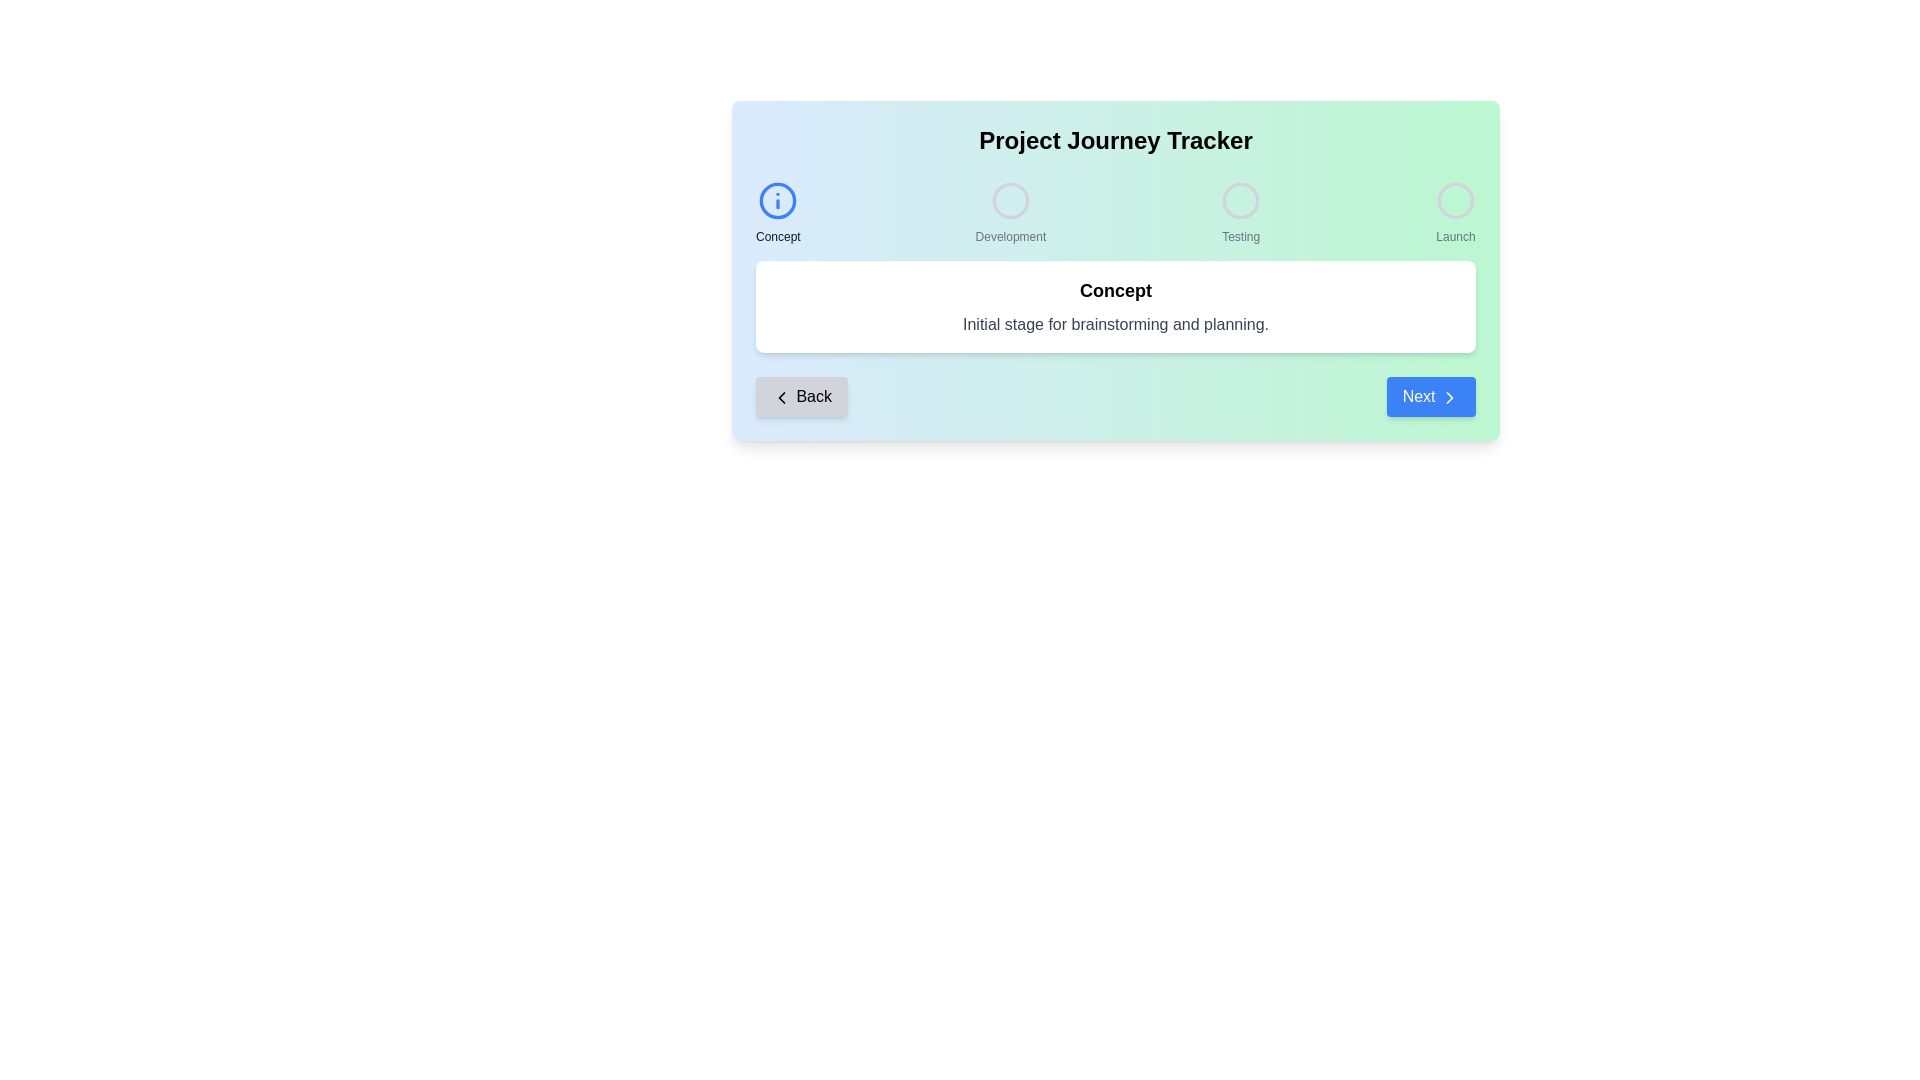 The image size is (1920, 1080). What do you see at coordinates (1115, 290) in the screenshot?
I see `the static text label indicating the stage 'Concept' located at the upper part of the card, which is positioned above the descriptive text 'Initial stage for brainstorming and planning.'` at bounding box center [1115, 290].